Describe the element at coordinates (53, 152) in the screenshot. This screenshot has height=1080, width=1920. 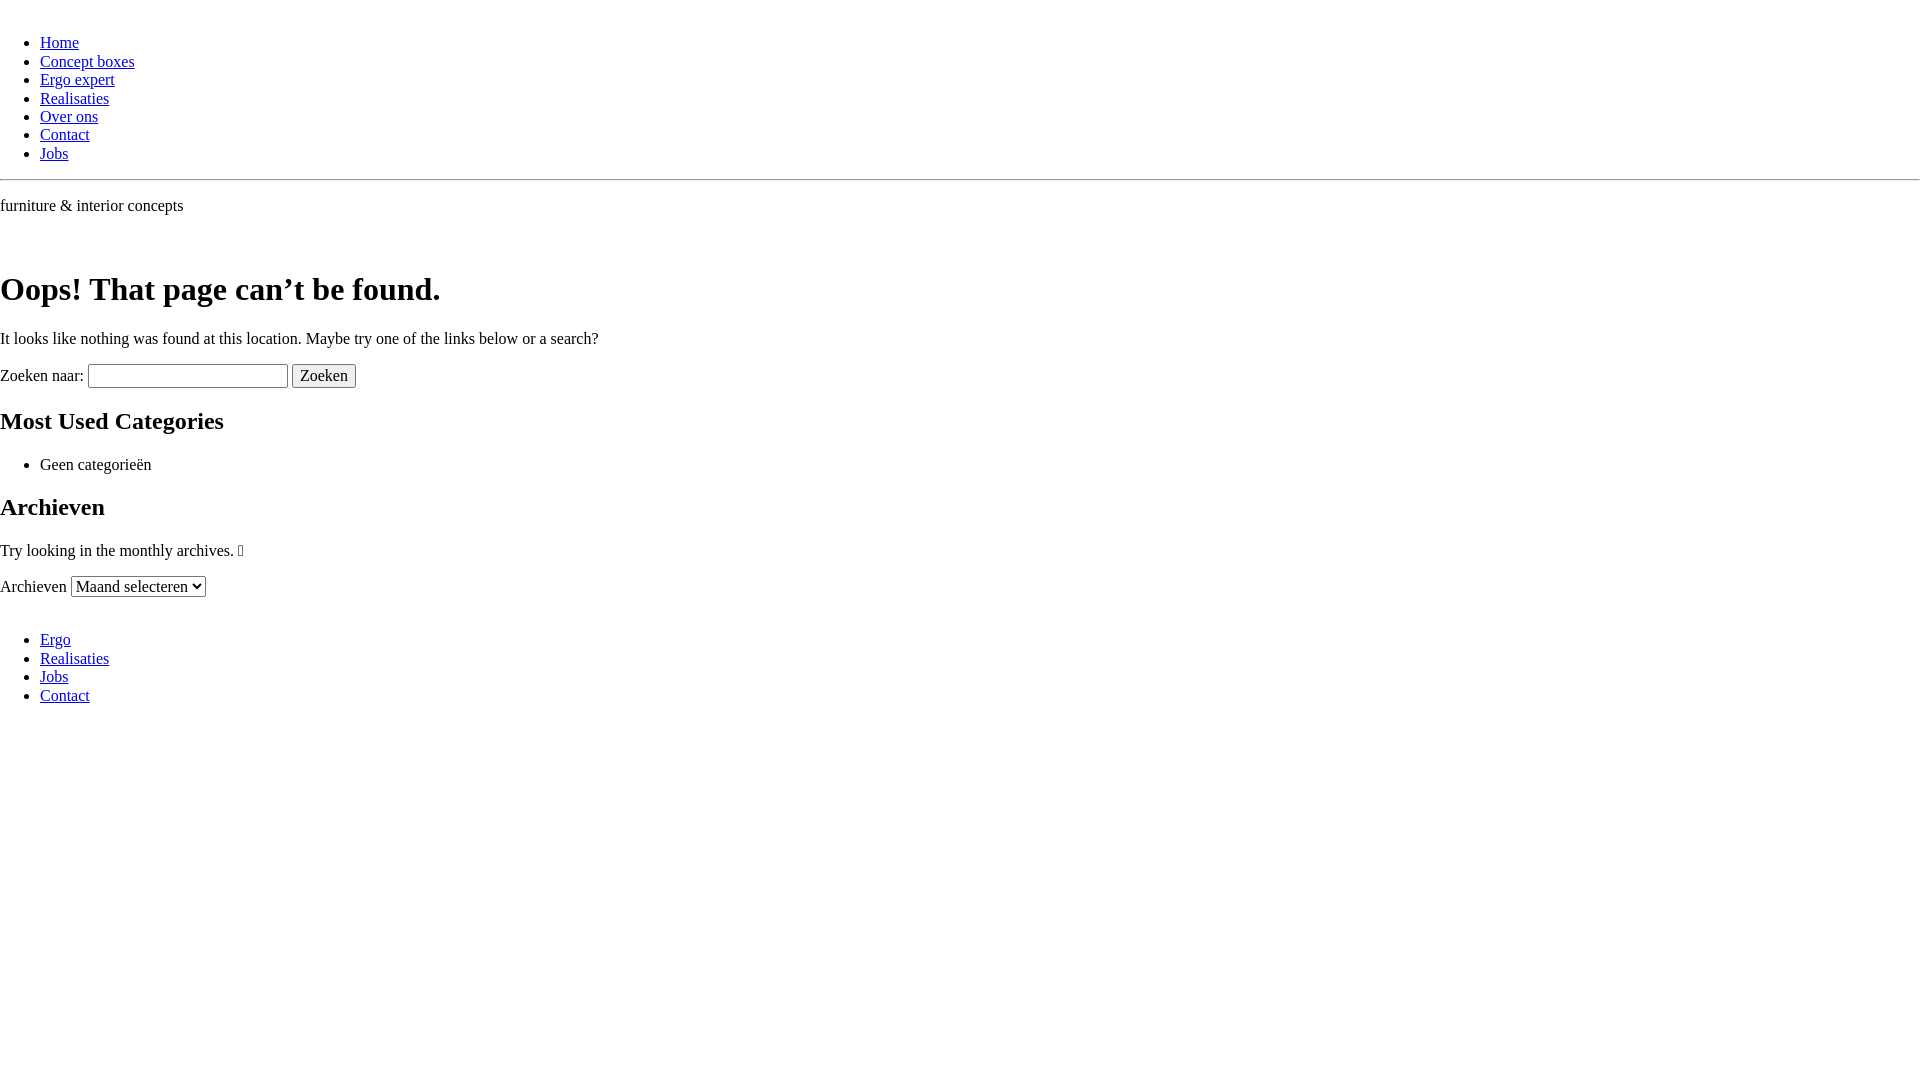
I see `'Jobs'` at that location.